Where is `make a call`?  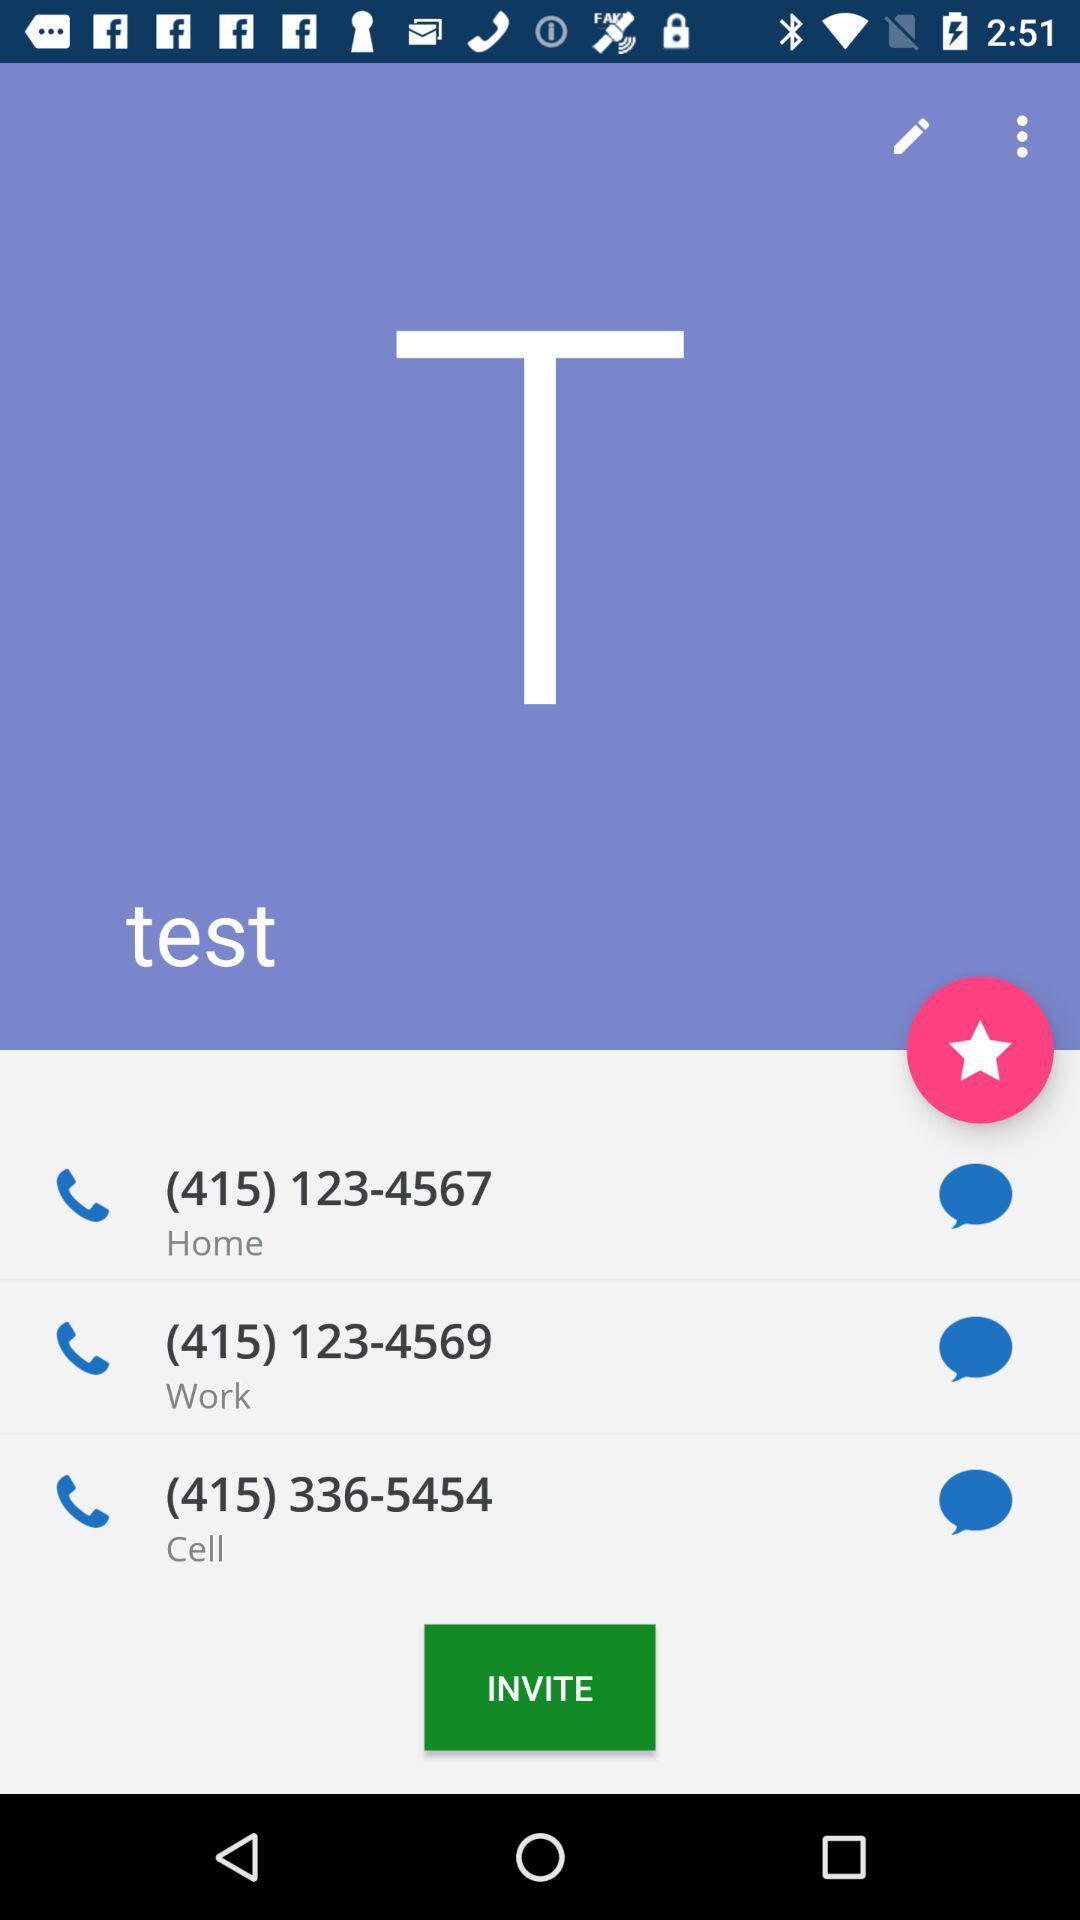 make a call is located at coordinates (81, 1349).